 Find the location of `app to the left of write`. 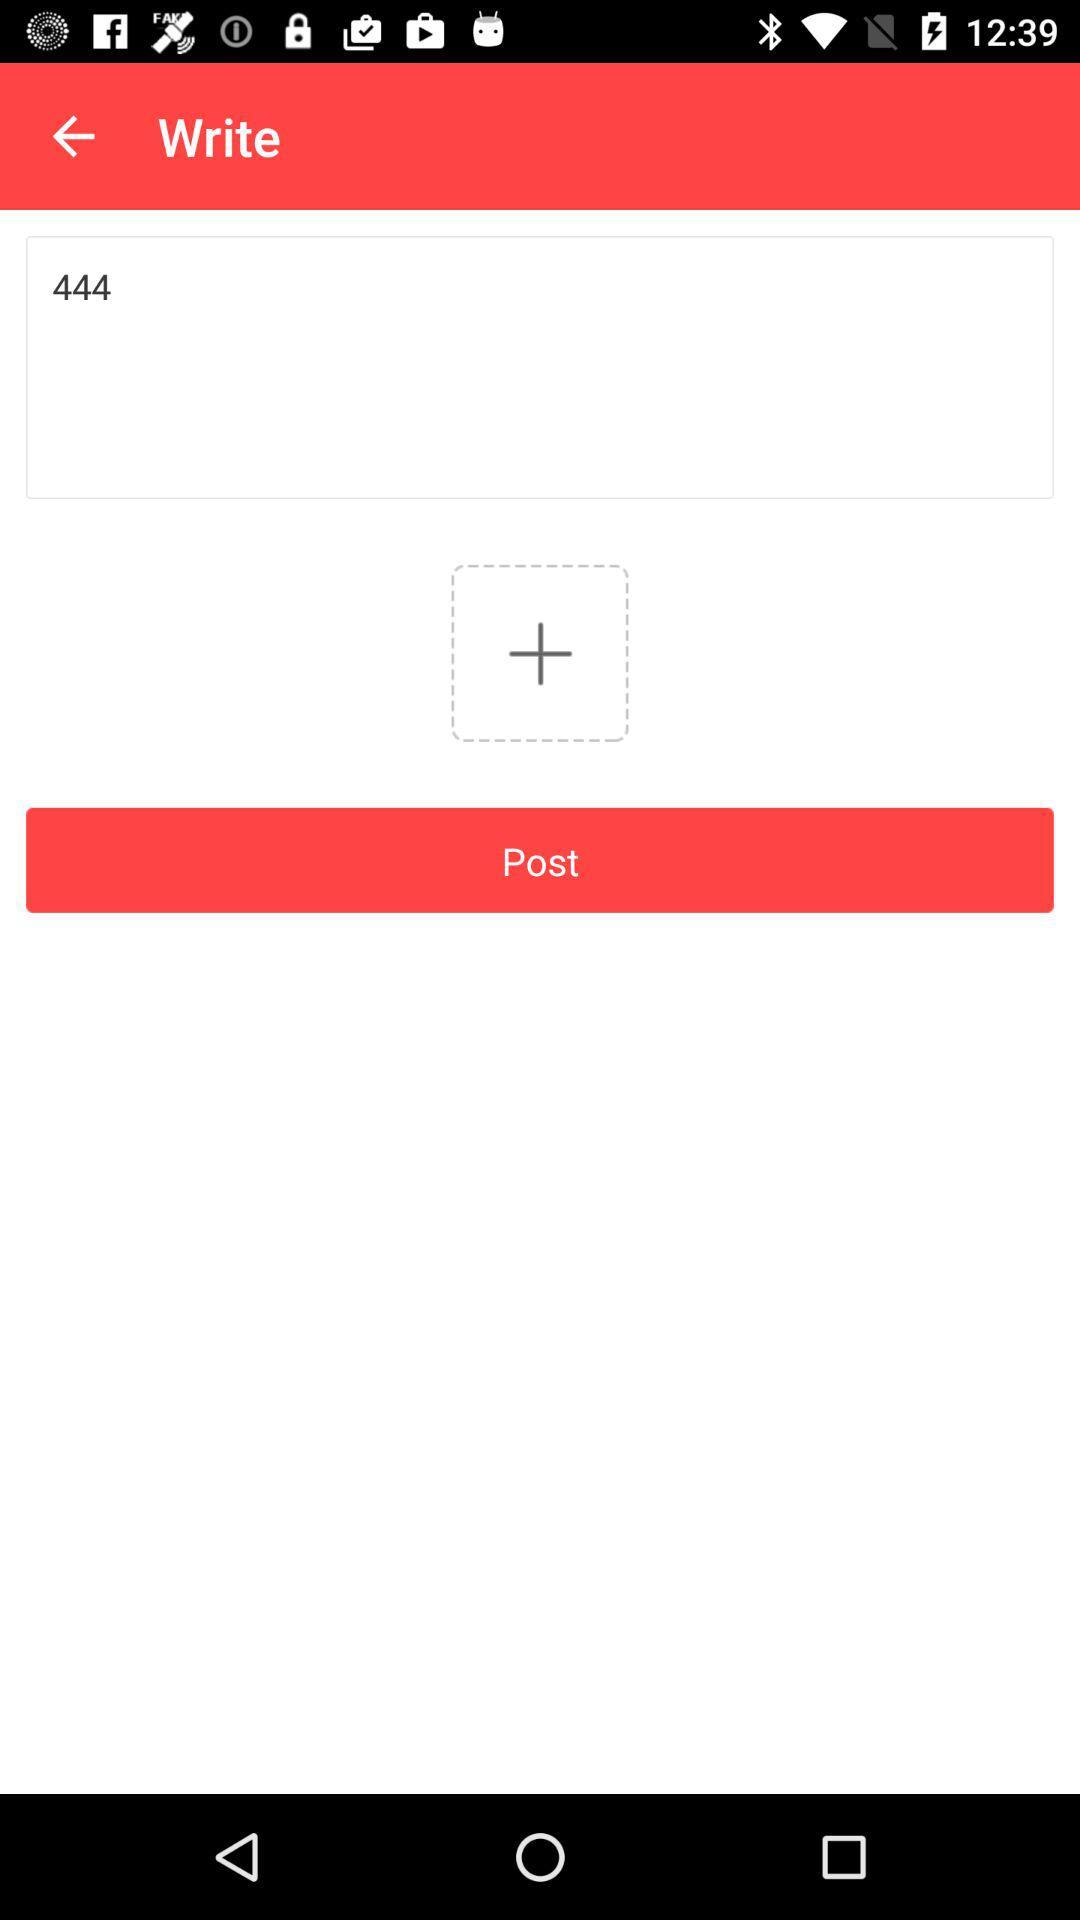

app to the left of write is located at coordinates (72, 135).